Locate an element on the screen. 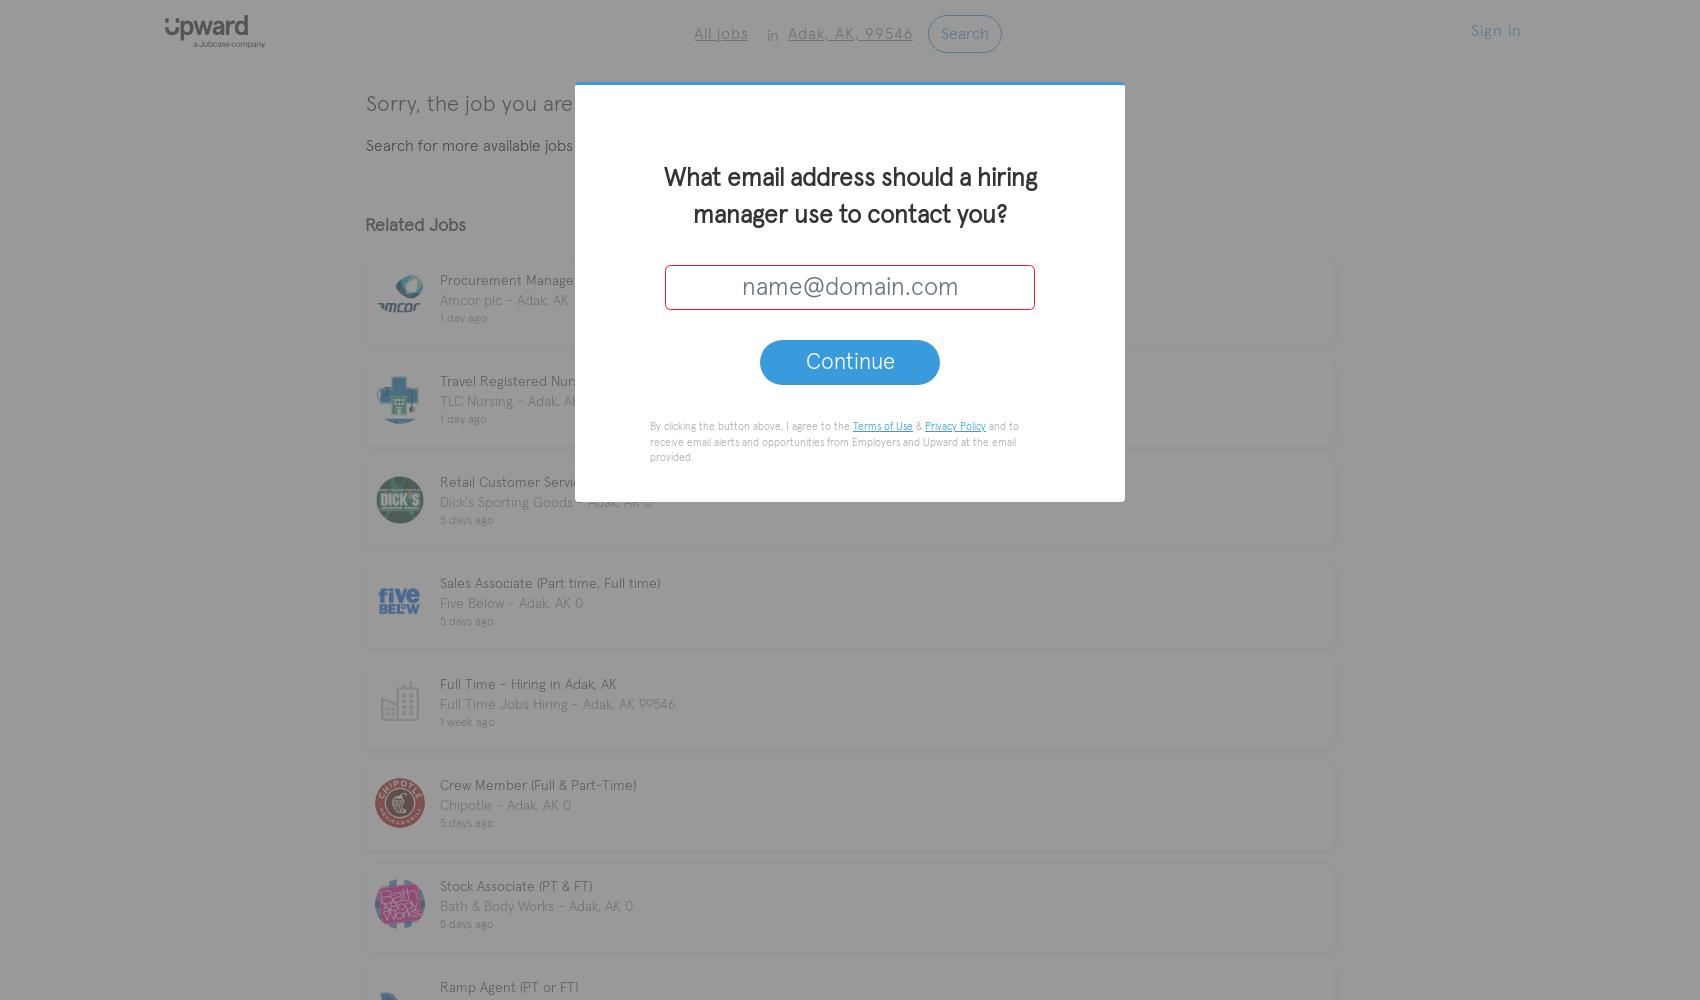  'Full Time Jobs Hiring' is located at coordinates (504, 703).